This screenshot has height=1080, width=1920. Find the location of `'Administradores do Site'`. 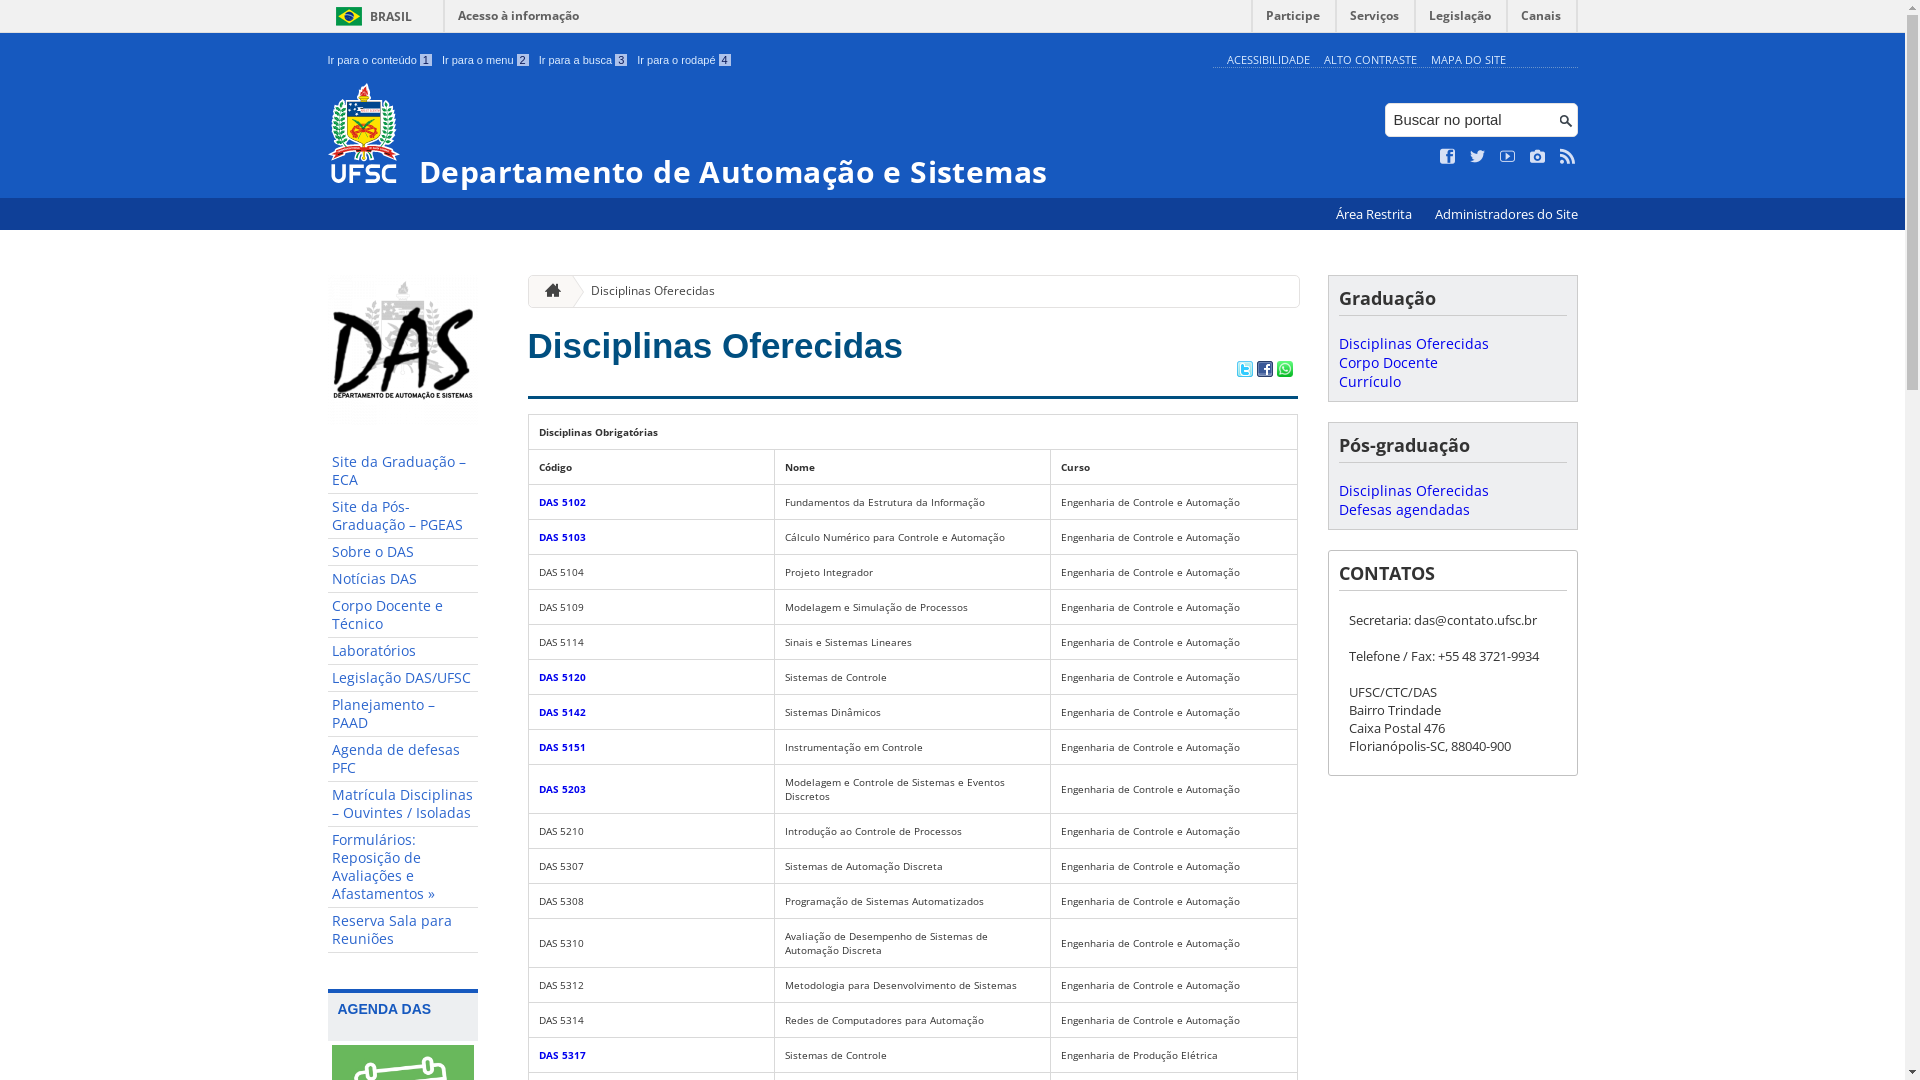

'Administradores do Site' is located at coordinates (1505, 214).